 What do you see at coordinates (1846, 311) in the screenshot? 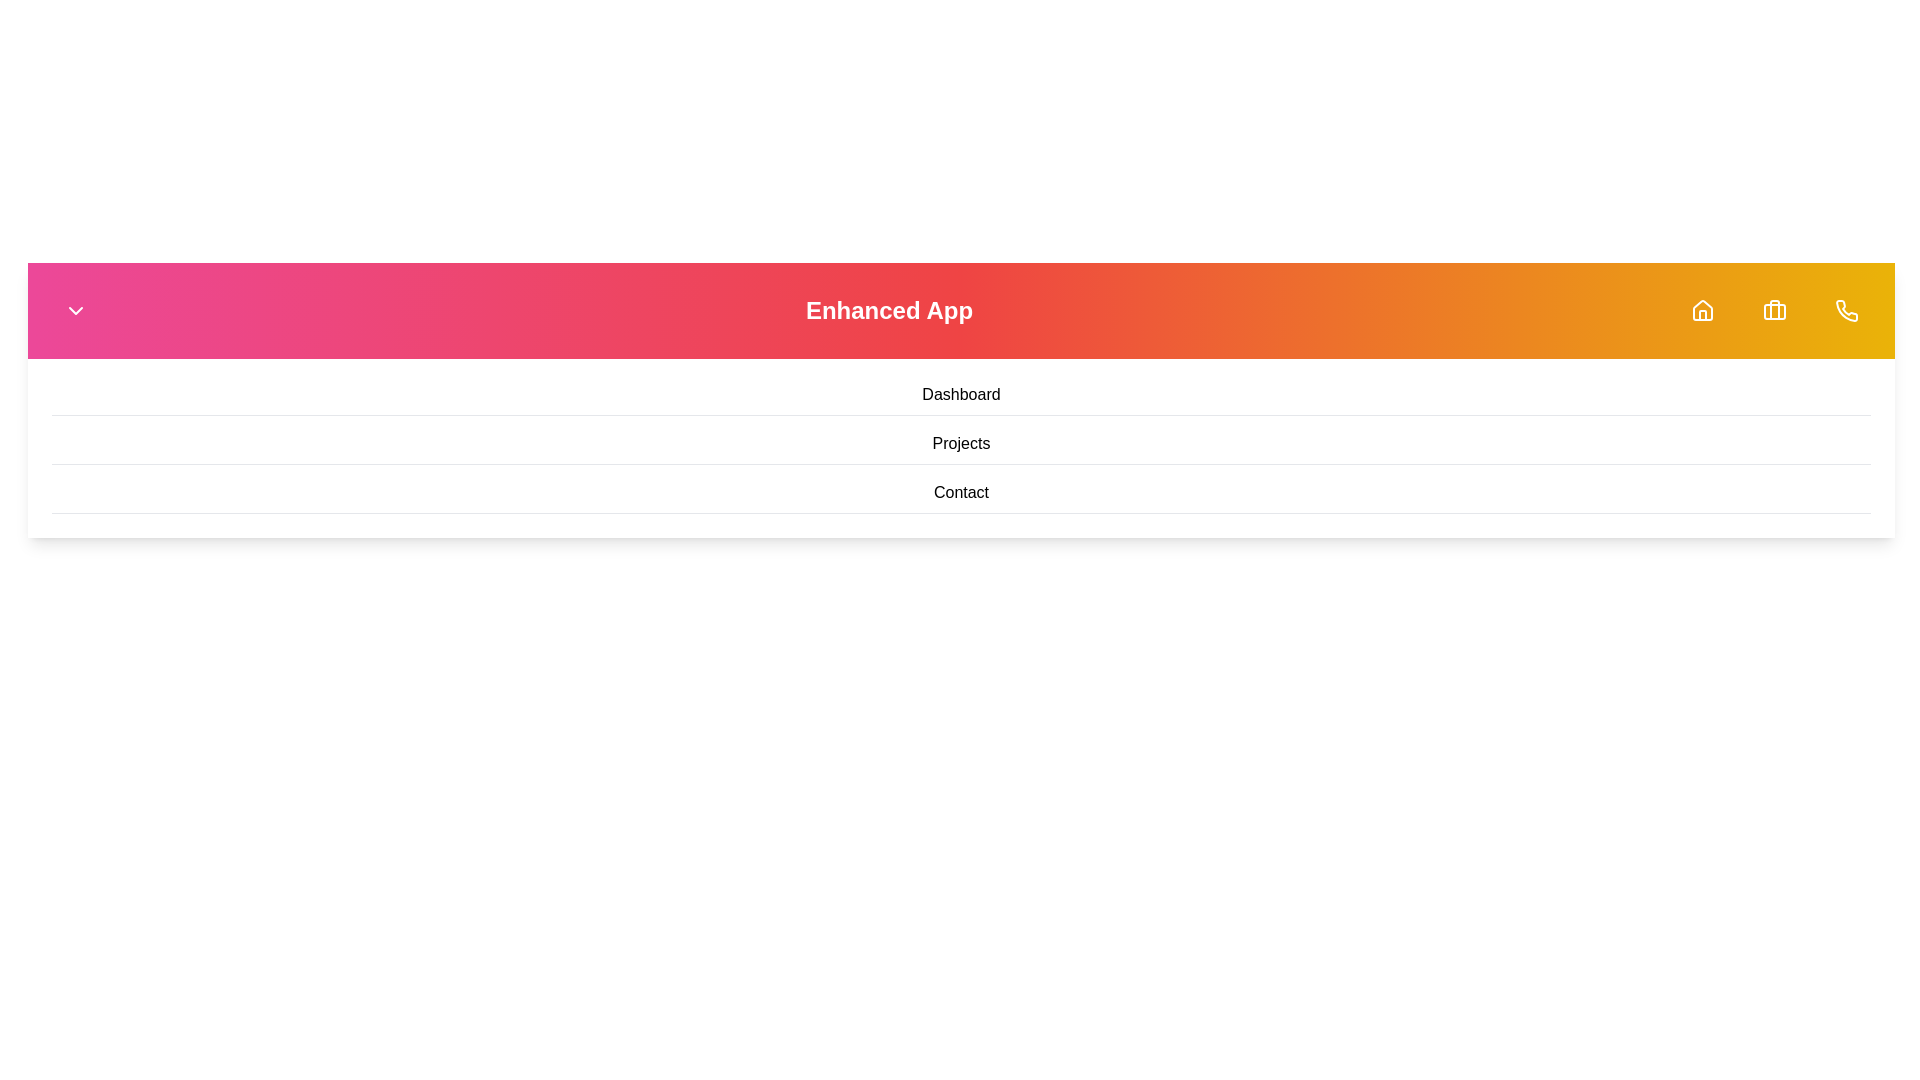
I see `the navigation icon corresponding to Phone` at bounding box center [1846, 311].